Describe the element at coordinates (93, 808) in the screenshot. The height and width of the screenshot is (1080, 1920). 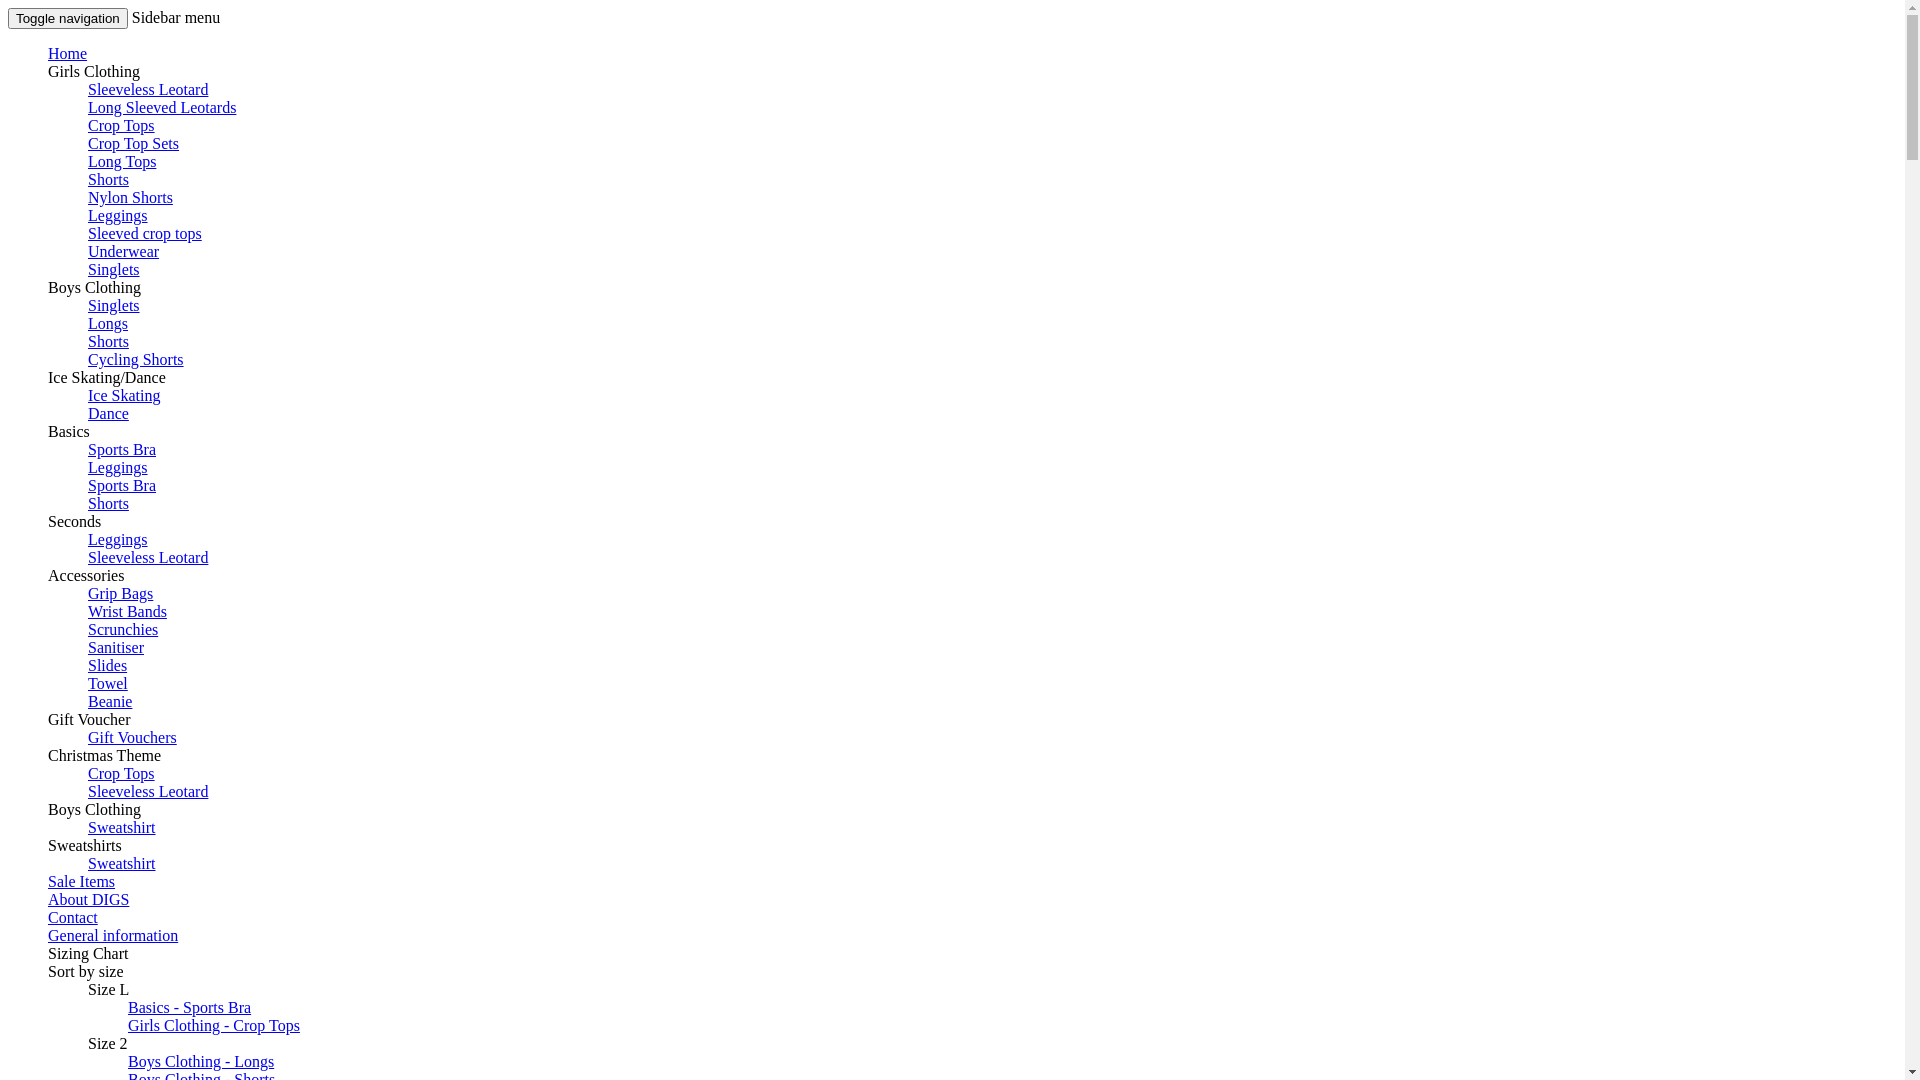
I see `'Boys Clothing'` at that location.